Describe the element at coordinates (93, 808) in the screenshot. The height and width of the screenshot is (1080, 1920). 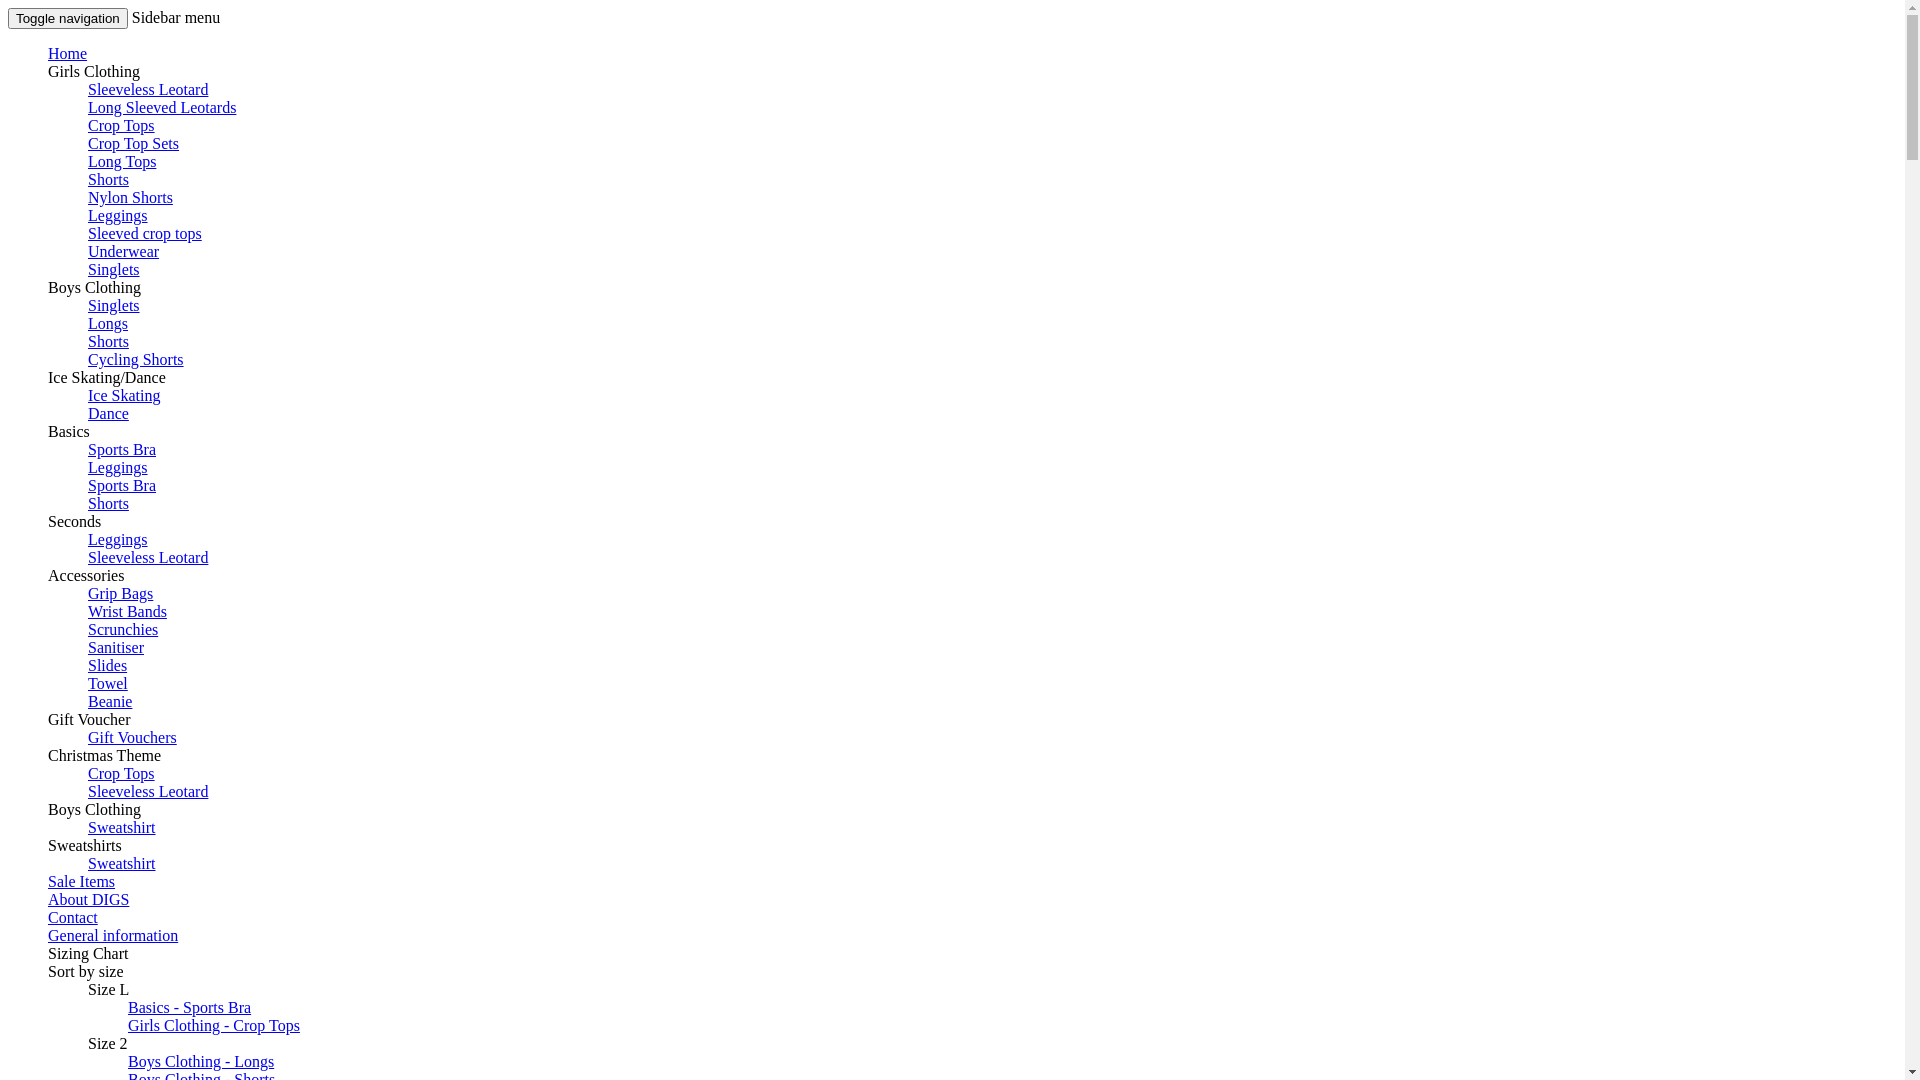
I see `'Boys Clothing'` at that location.